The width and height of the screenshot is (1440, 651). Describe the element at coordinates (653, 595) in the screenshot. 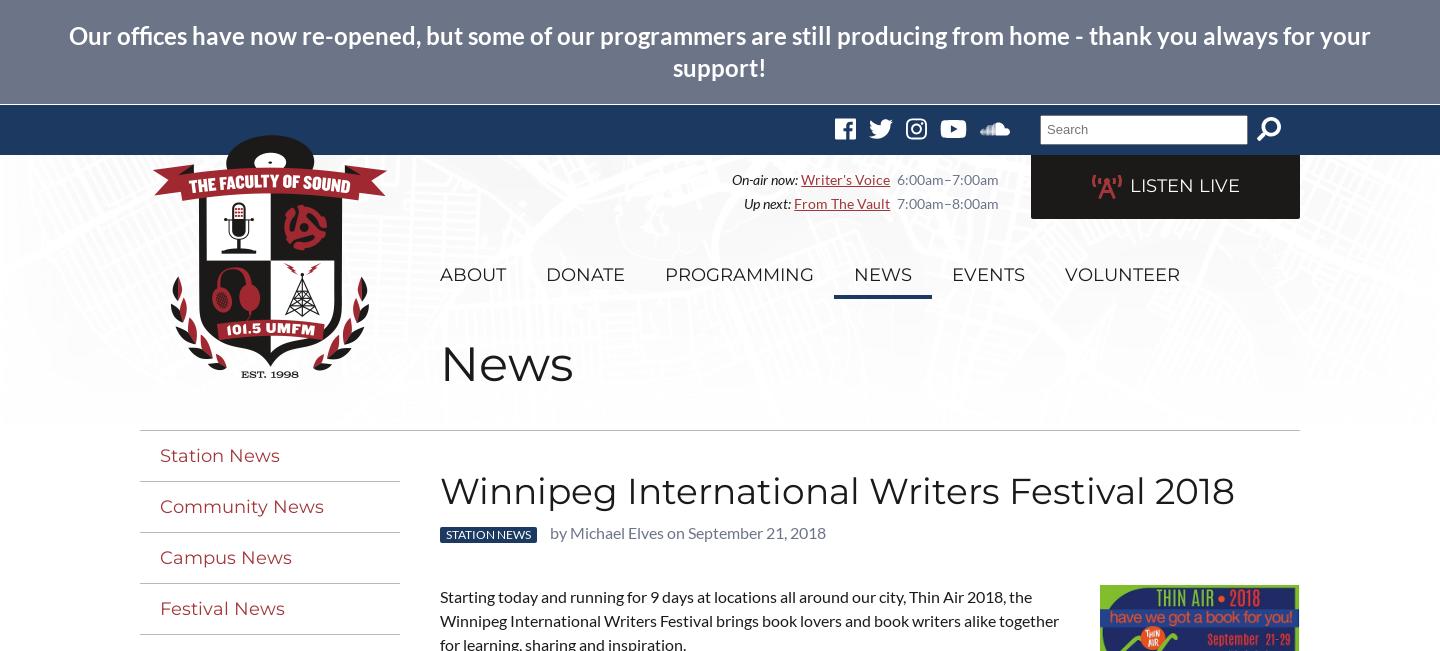

I see `'9'` at that location.